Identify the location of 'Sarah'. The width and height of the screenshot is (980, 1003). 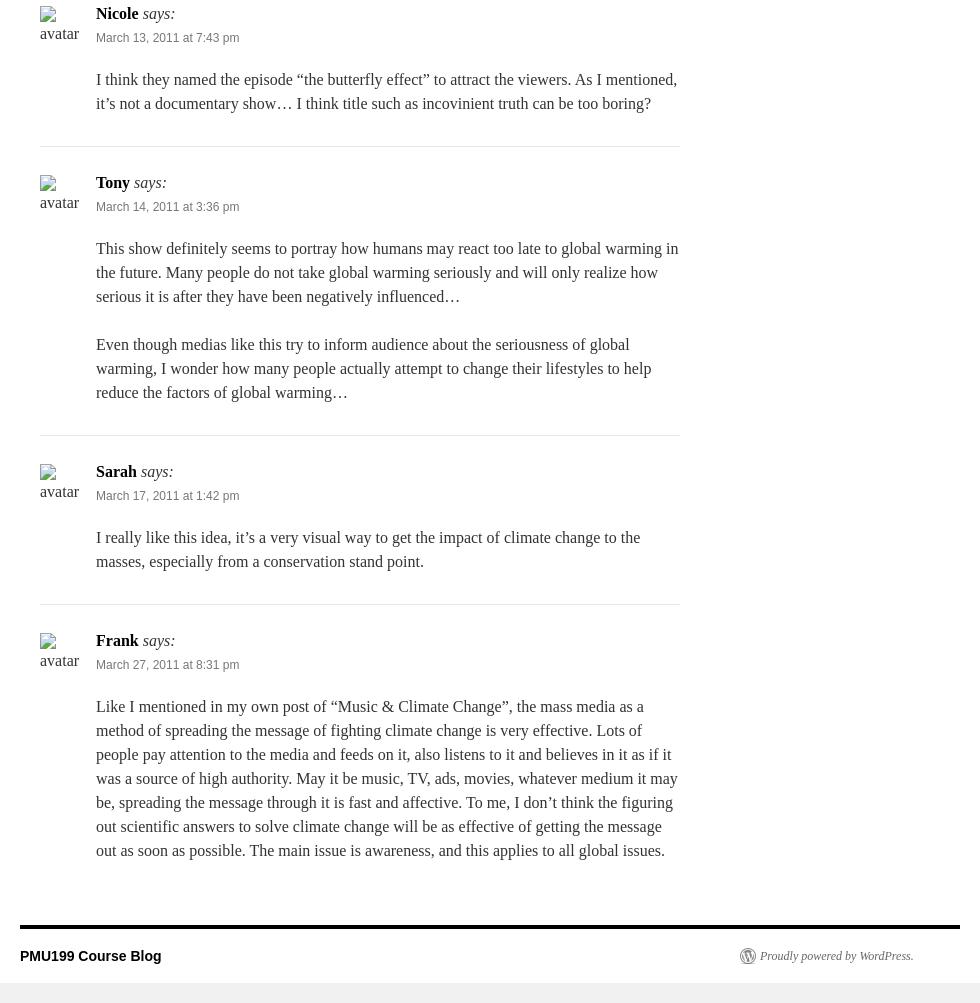
(116, 471).